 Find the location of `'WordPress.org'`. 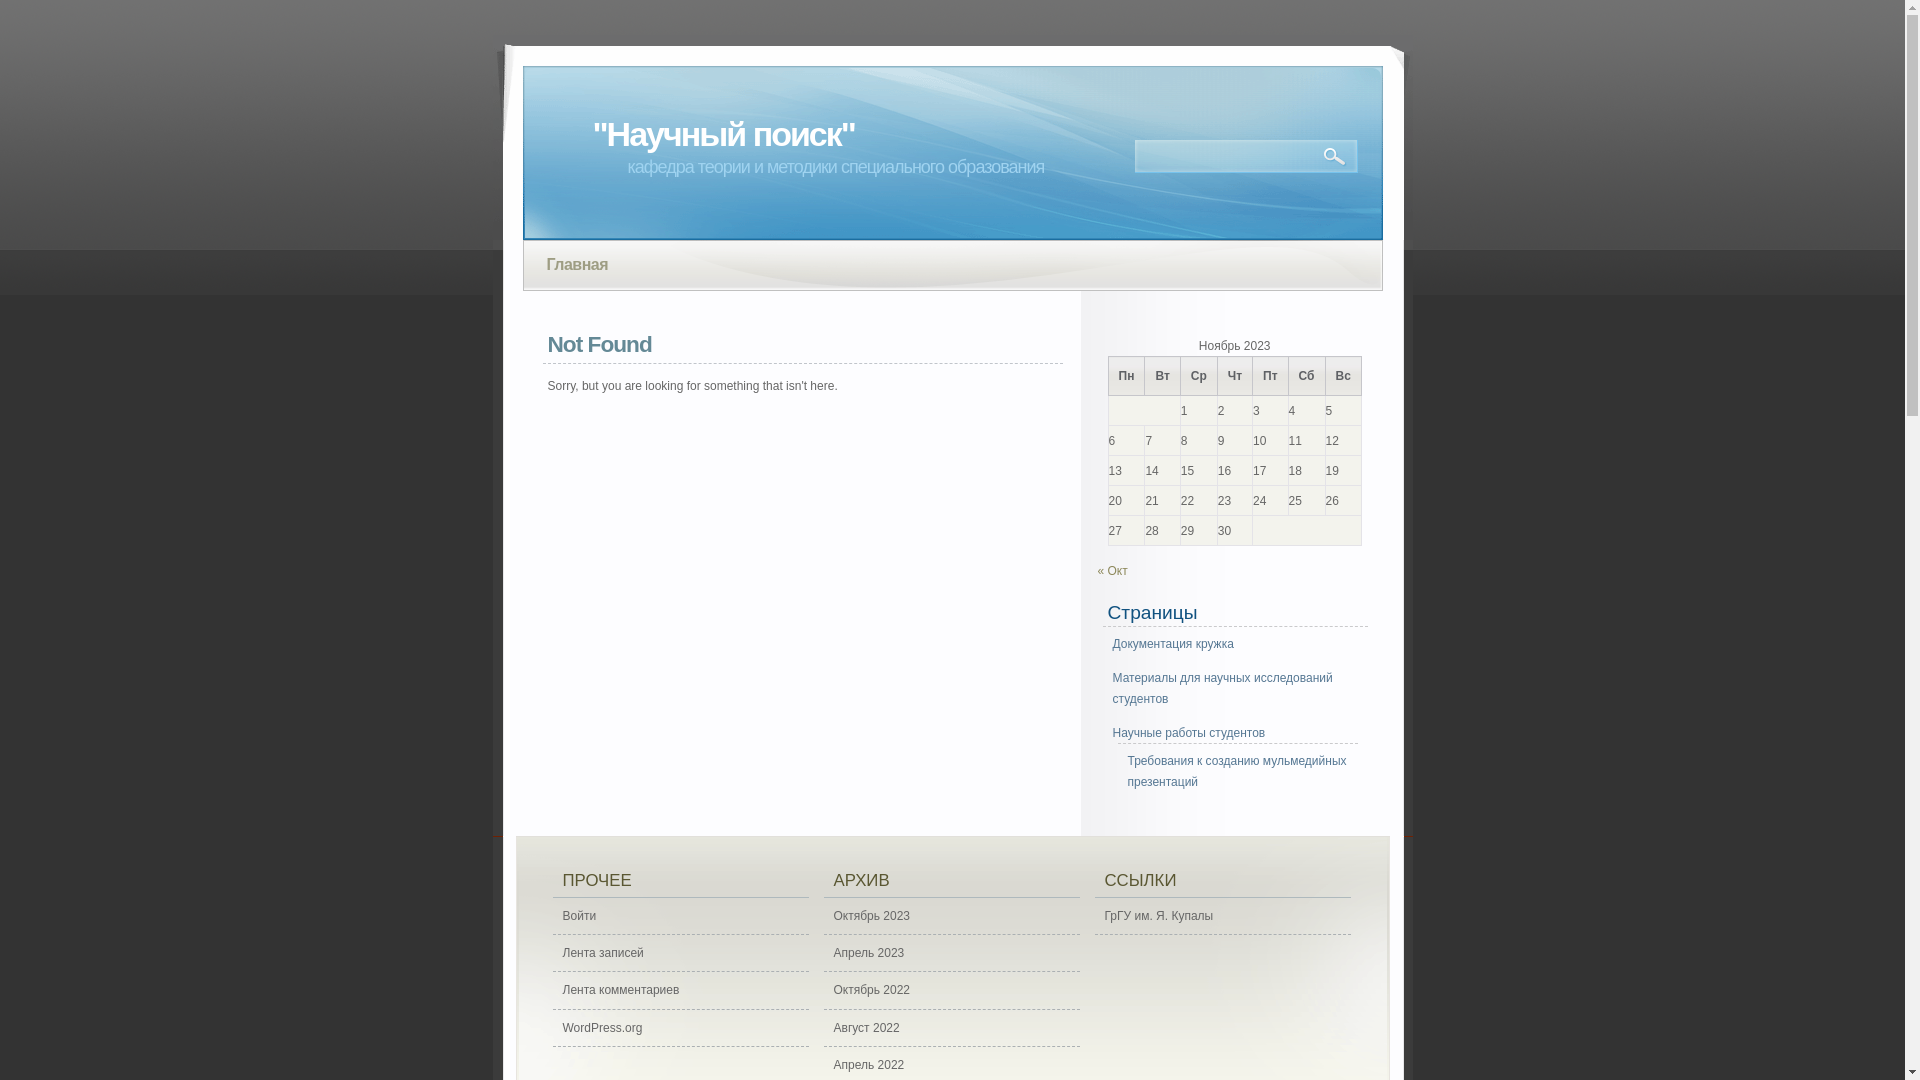

'WordPress.org' is located at coordinates (680, 1028).